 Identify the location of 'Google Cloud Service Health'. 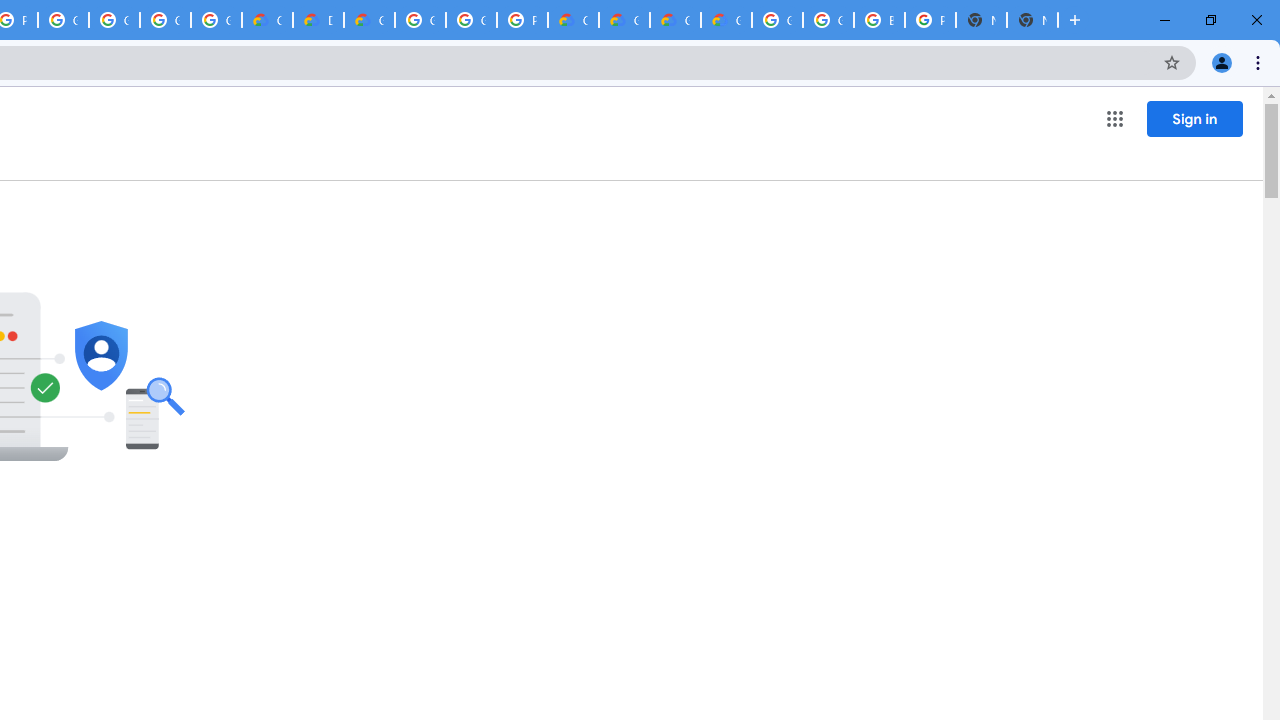
(726, 20).